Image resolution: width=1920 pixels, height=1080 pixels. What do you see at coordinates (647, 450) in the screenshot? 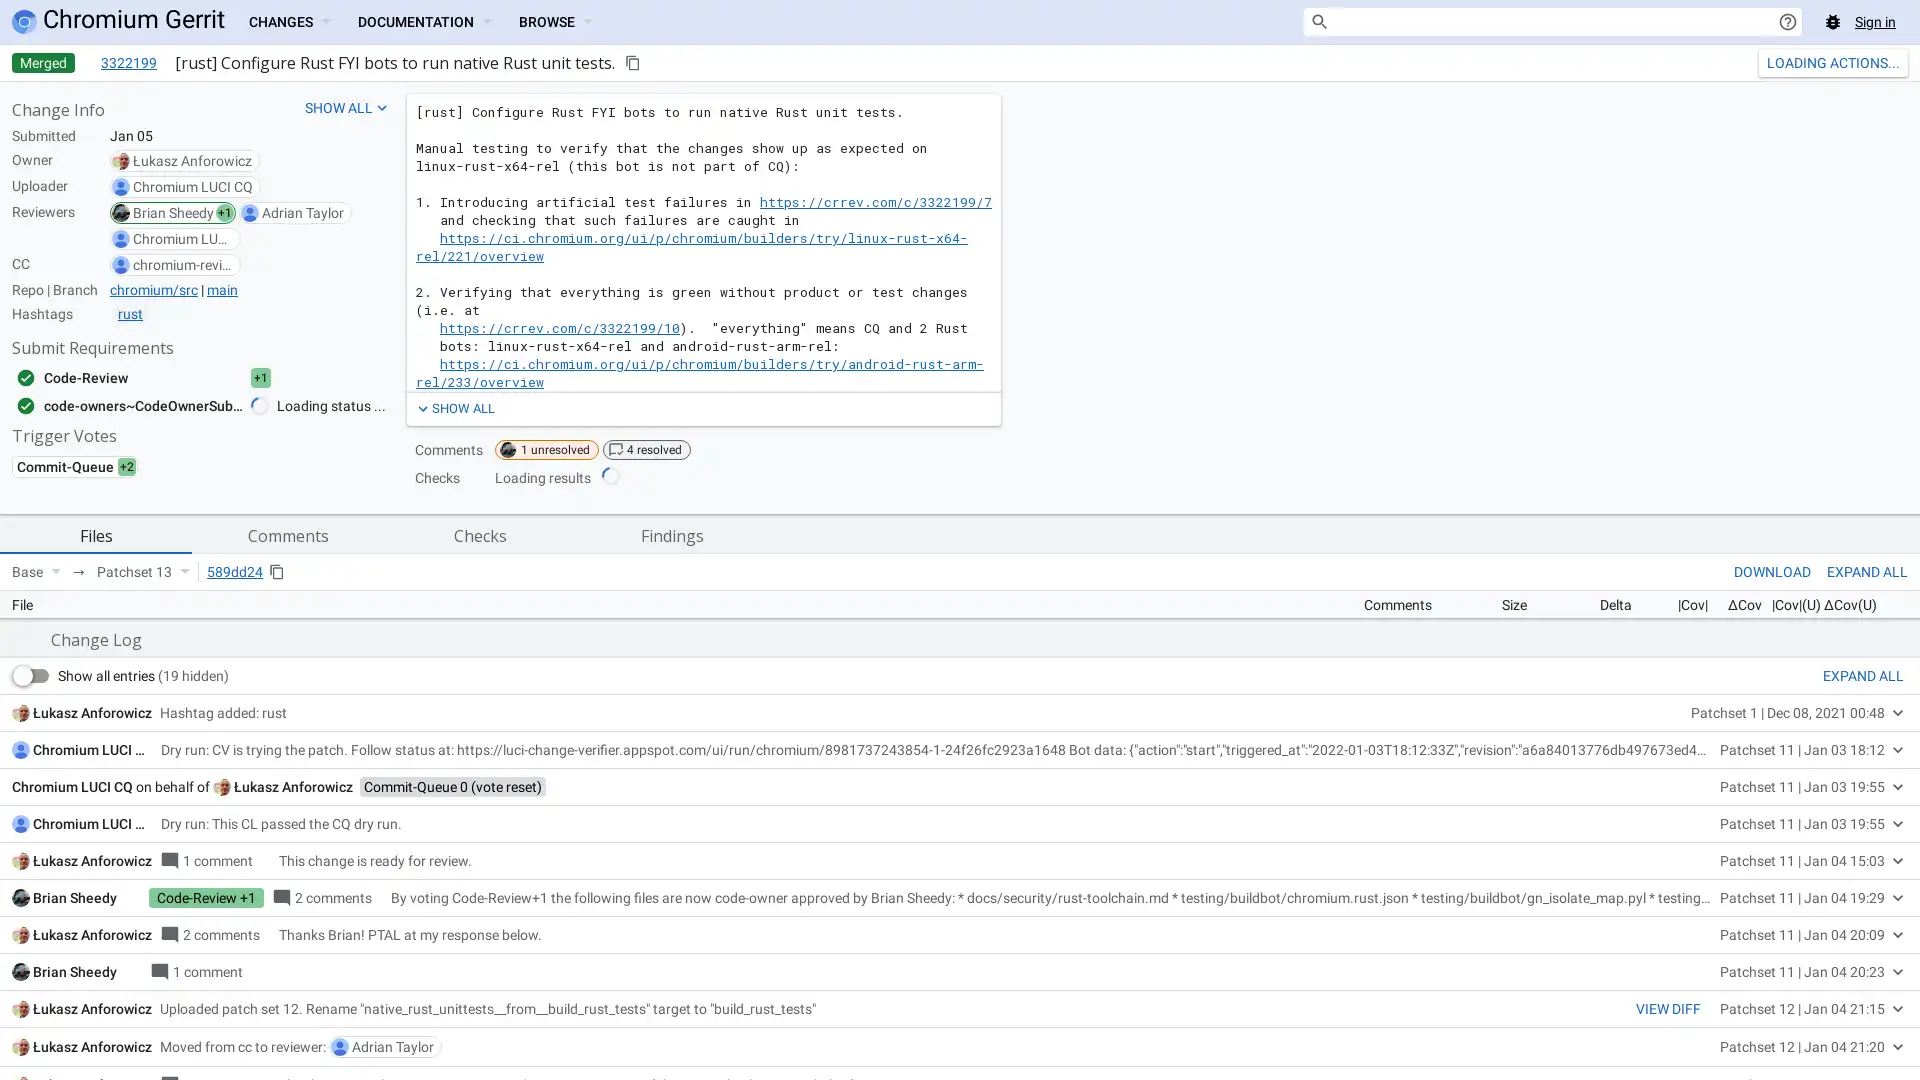
I see `4 resolved` at bounding box center [647, 450].